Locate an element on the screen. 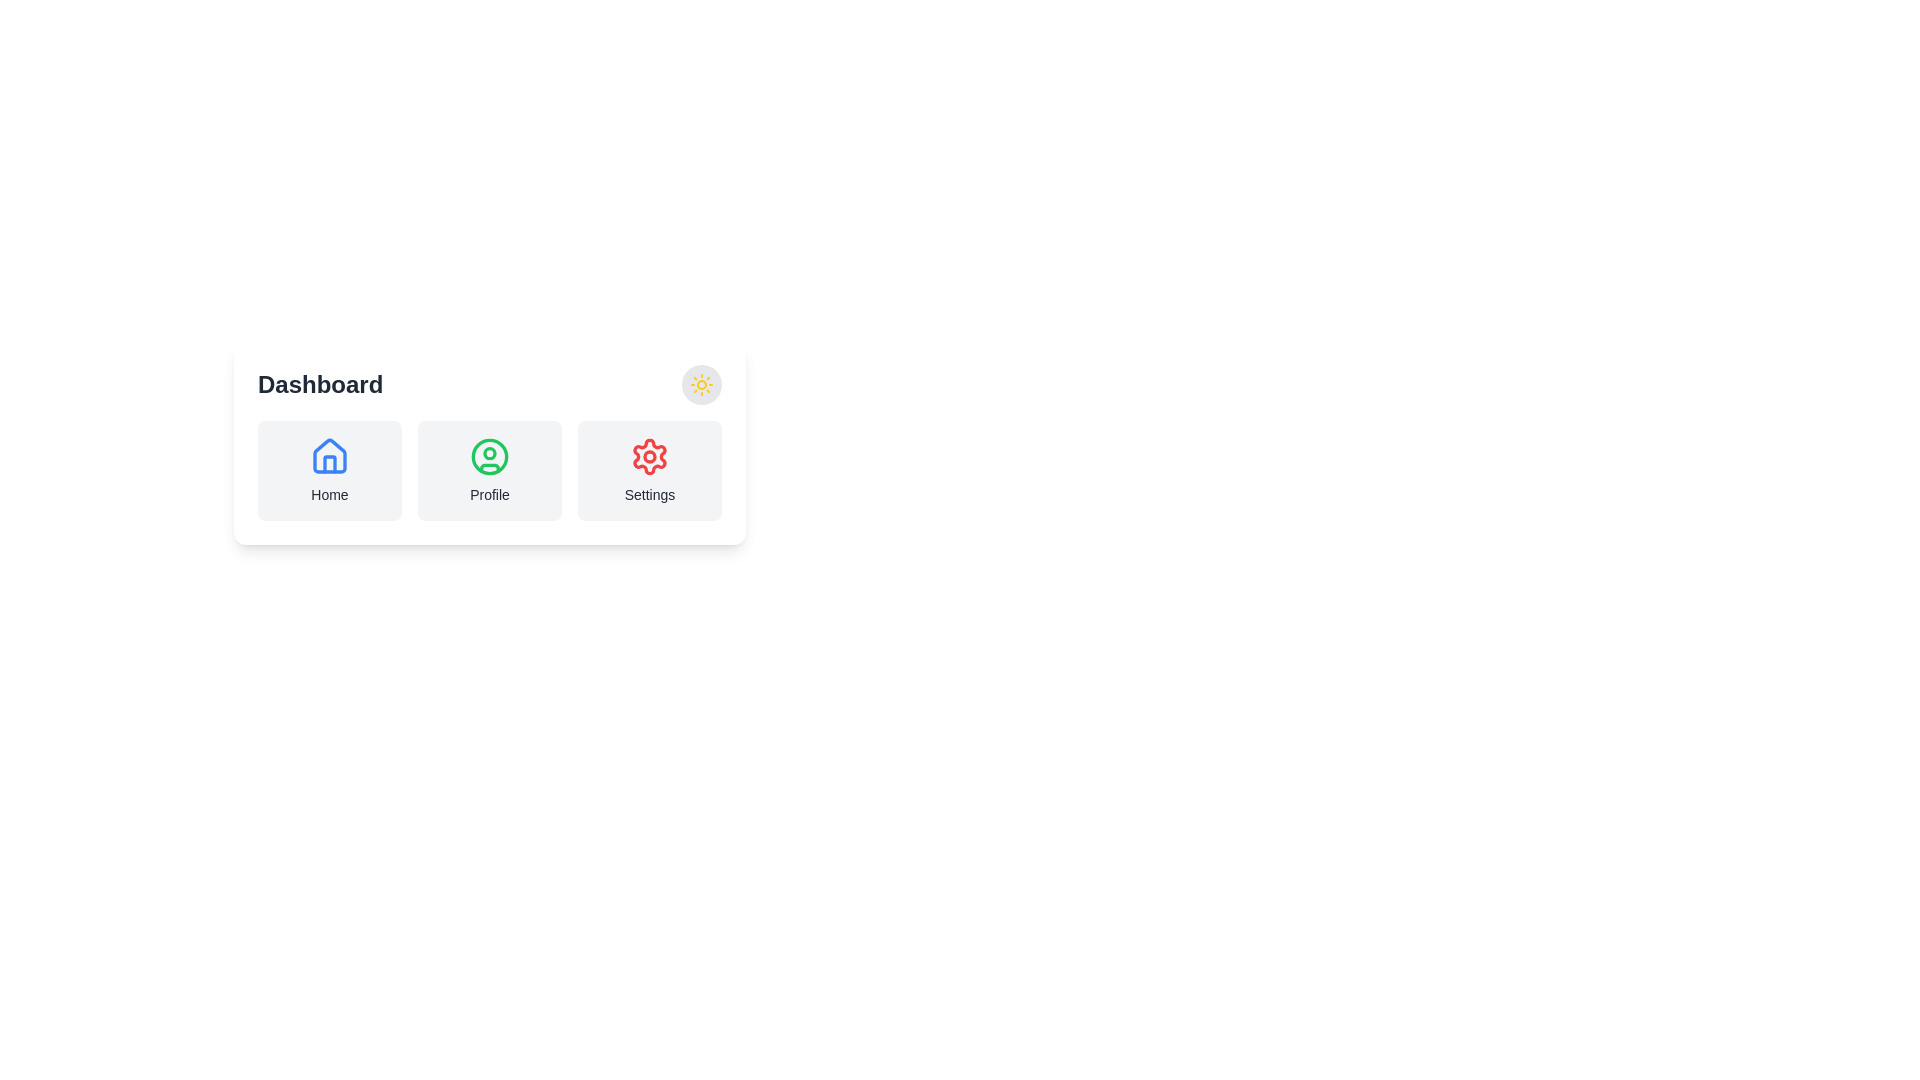 The width and height of the screenshot is (1920, 1080). the 'Settings' text label that serves as a descriptor for its associated gear icon, positioned below it in the UI is located at coordinates (649, 494).